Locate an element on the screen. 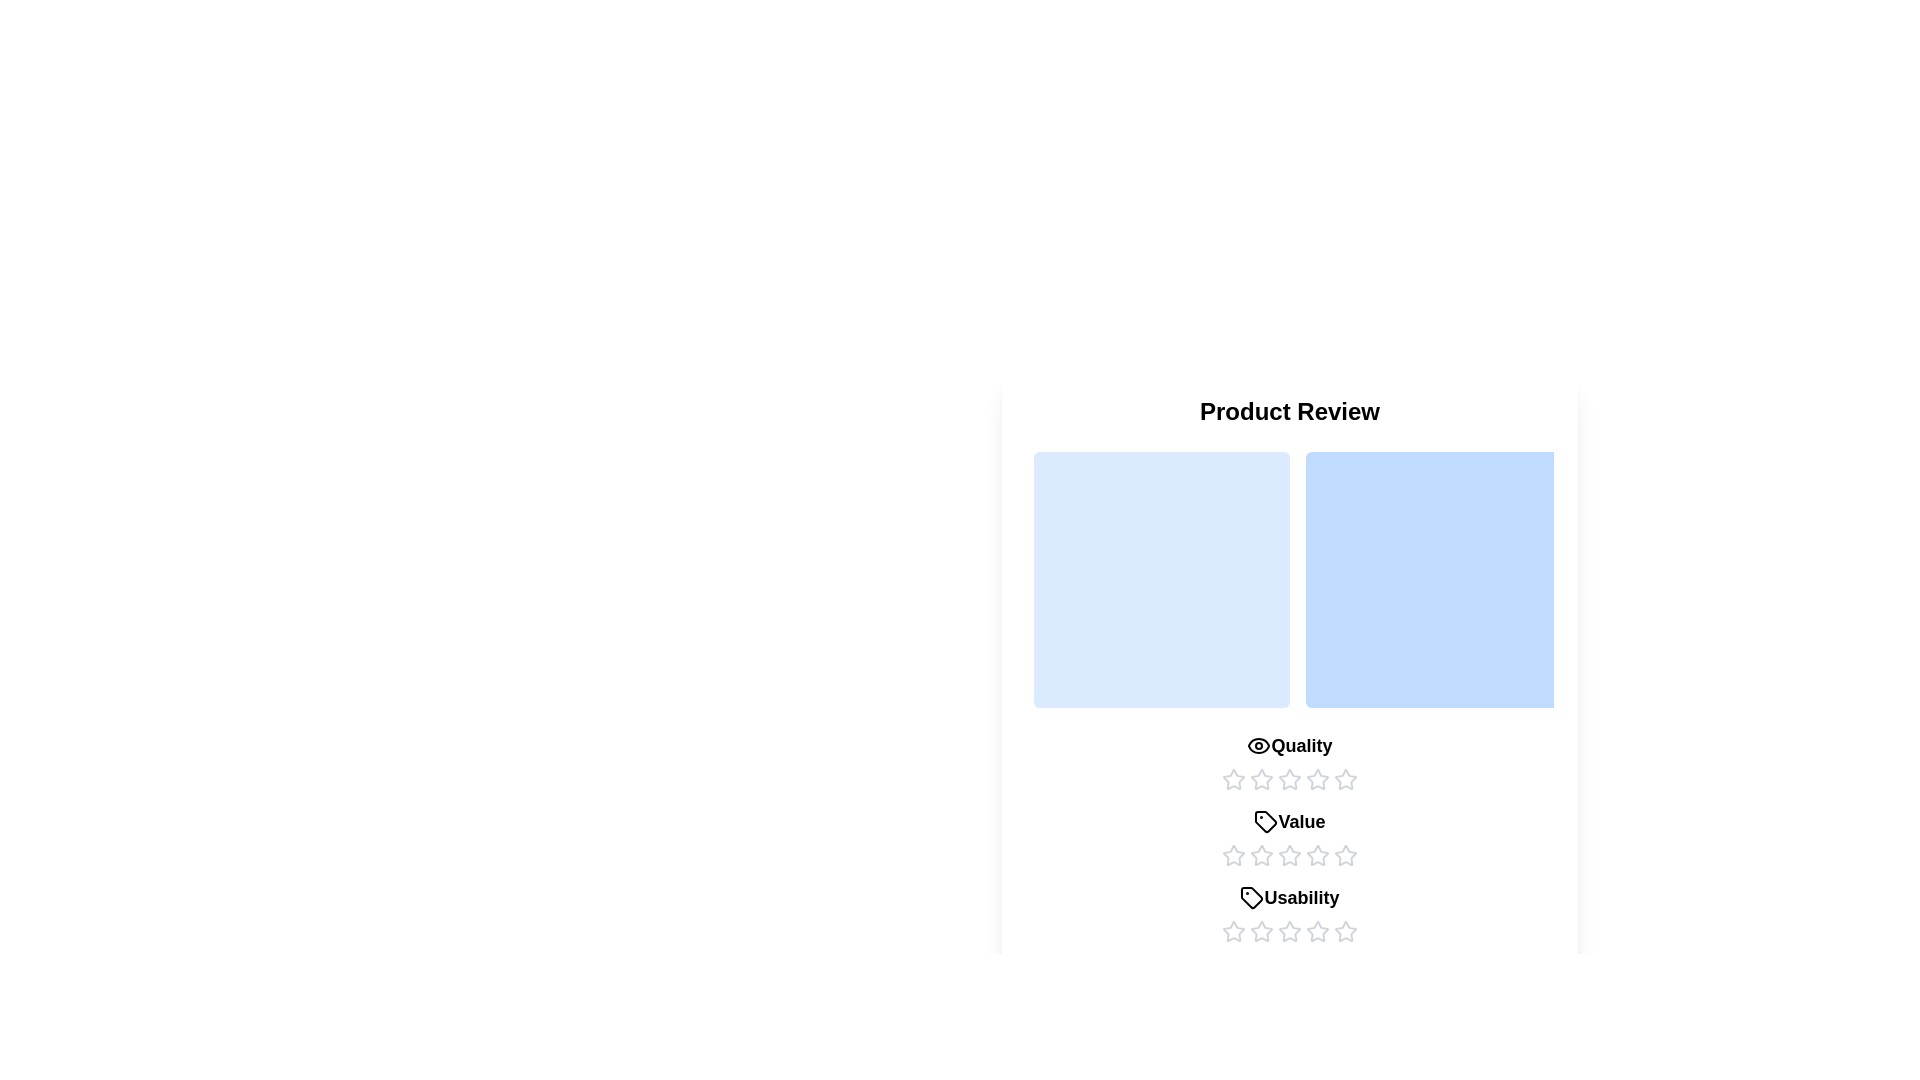 This screenshot has width=1920, height=1080. the 'Submit Review' button to submit the review is located at coordinates (1290, 981).